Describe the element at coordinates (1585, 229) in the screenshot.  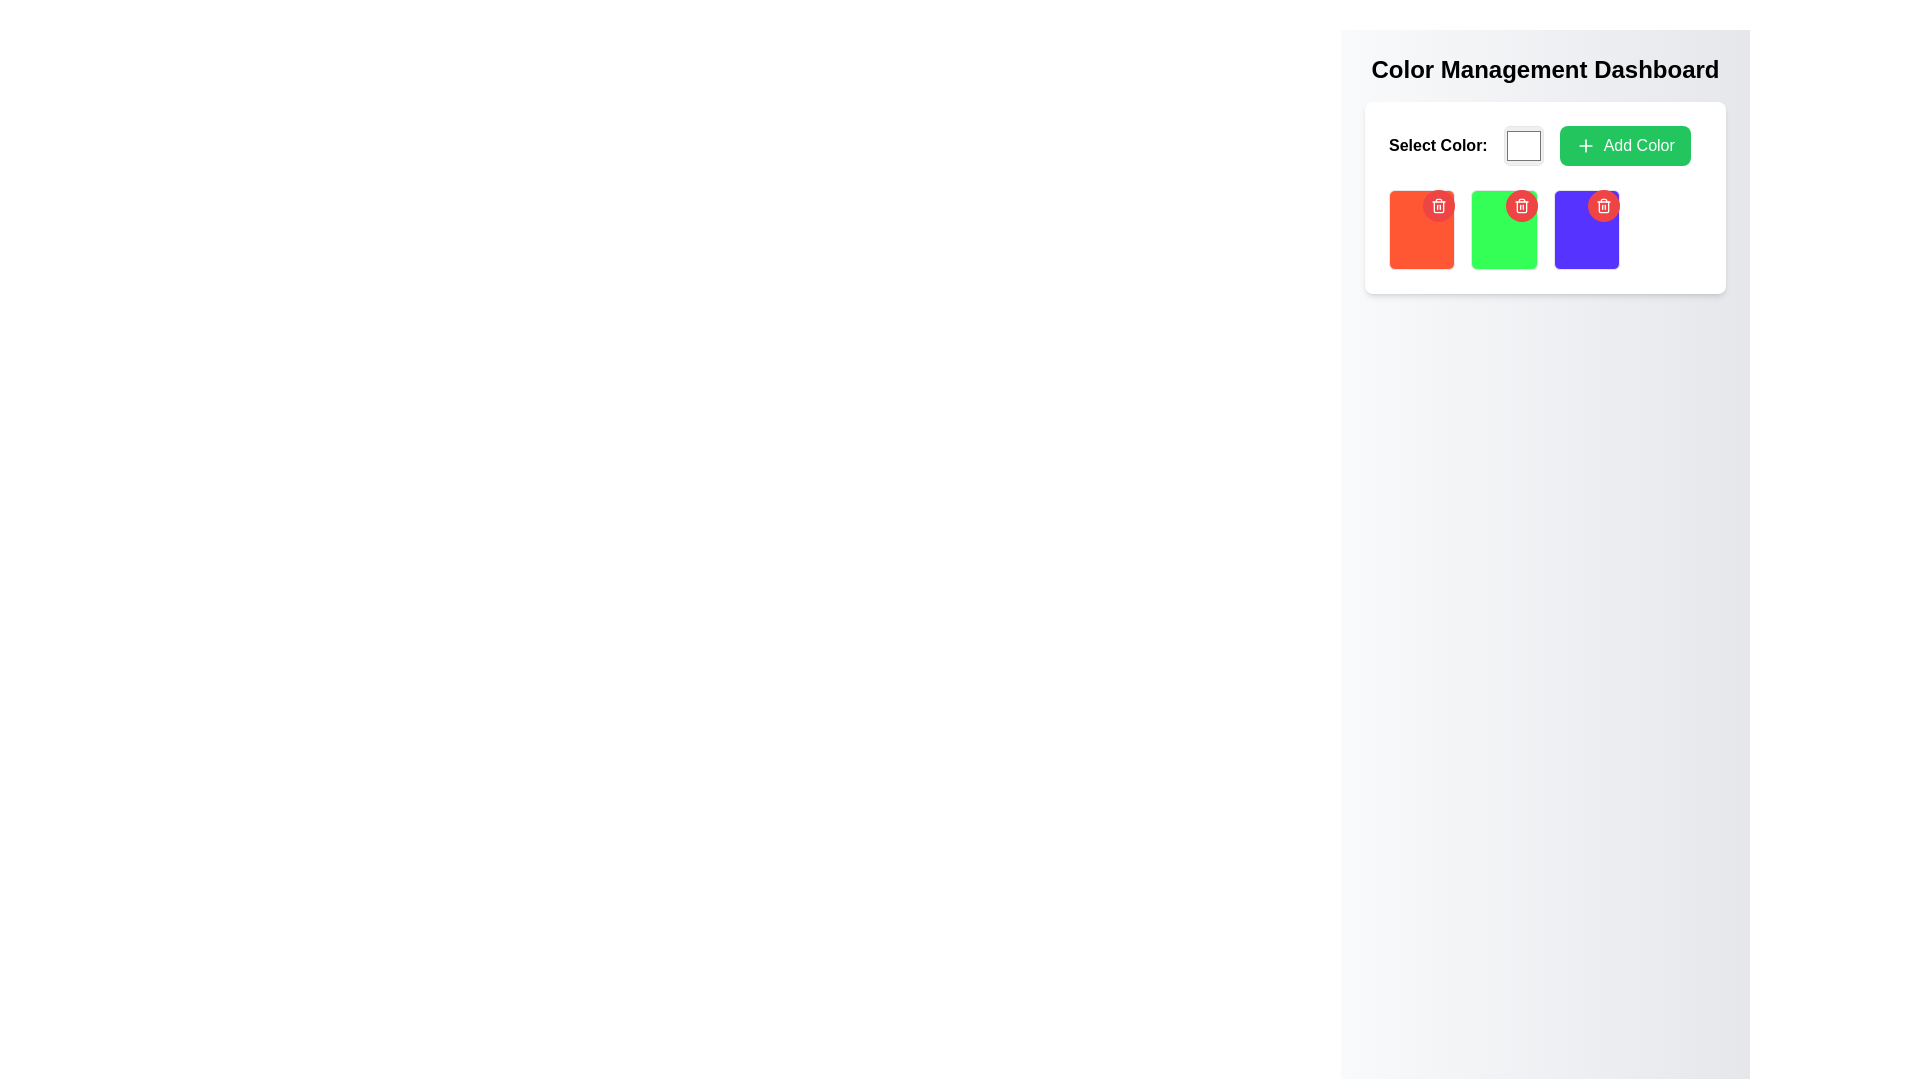
I see `the purple Interactive Card with a red circular trash icon button at the top-right corner` at that location.